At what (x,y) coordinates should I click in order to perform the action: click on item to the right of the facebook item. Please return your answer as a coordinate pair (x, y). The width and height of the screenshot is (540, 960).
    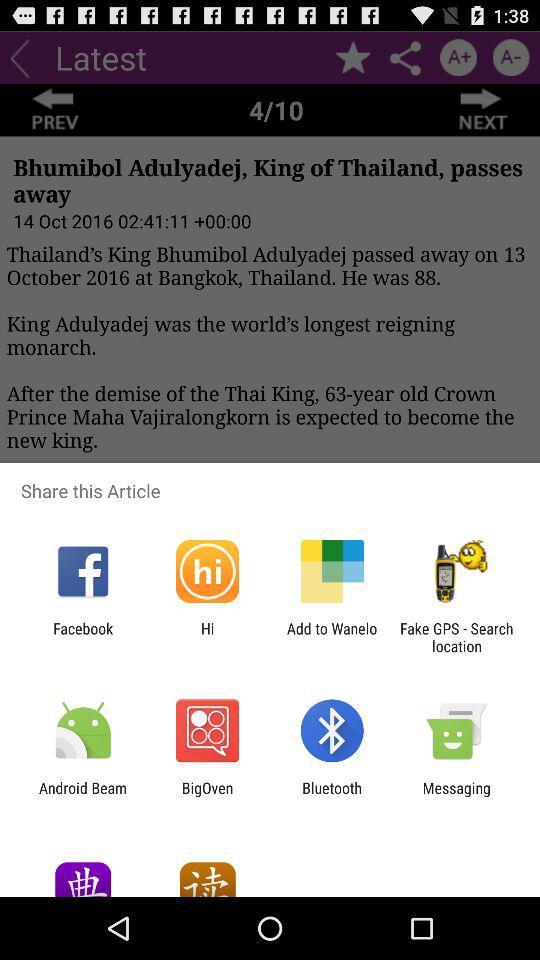
    Looking at the image, I should click on (206, 636).